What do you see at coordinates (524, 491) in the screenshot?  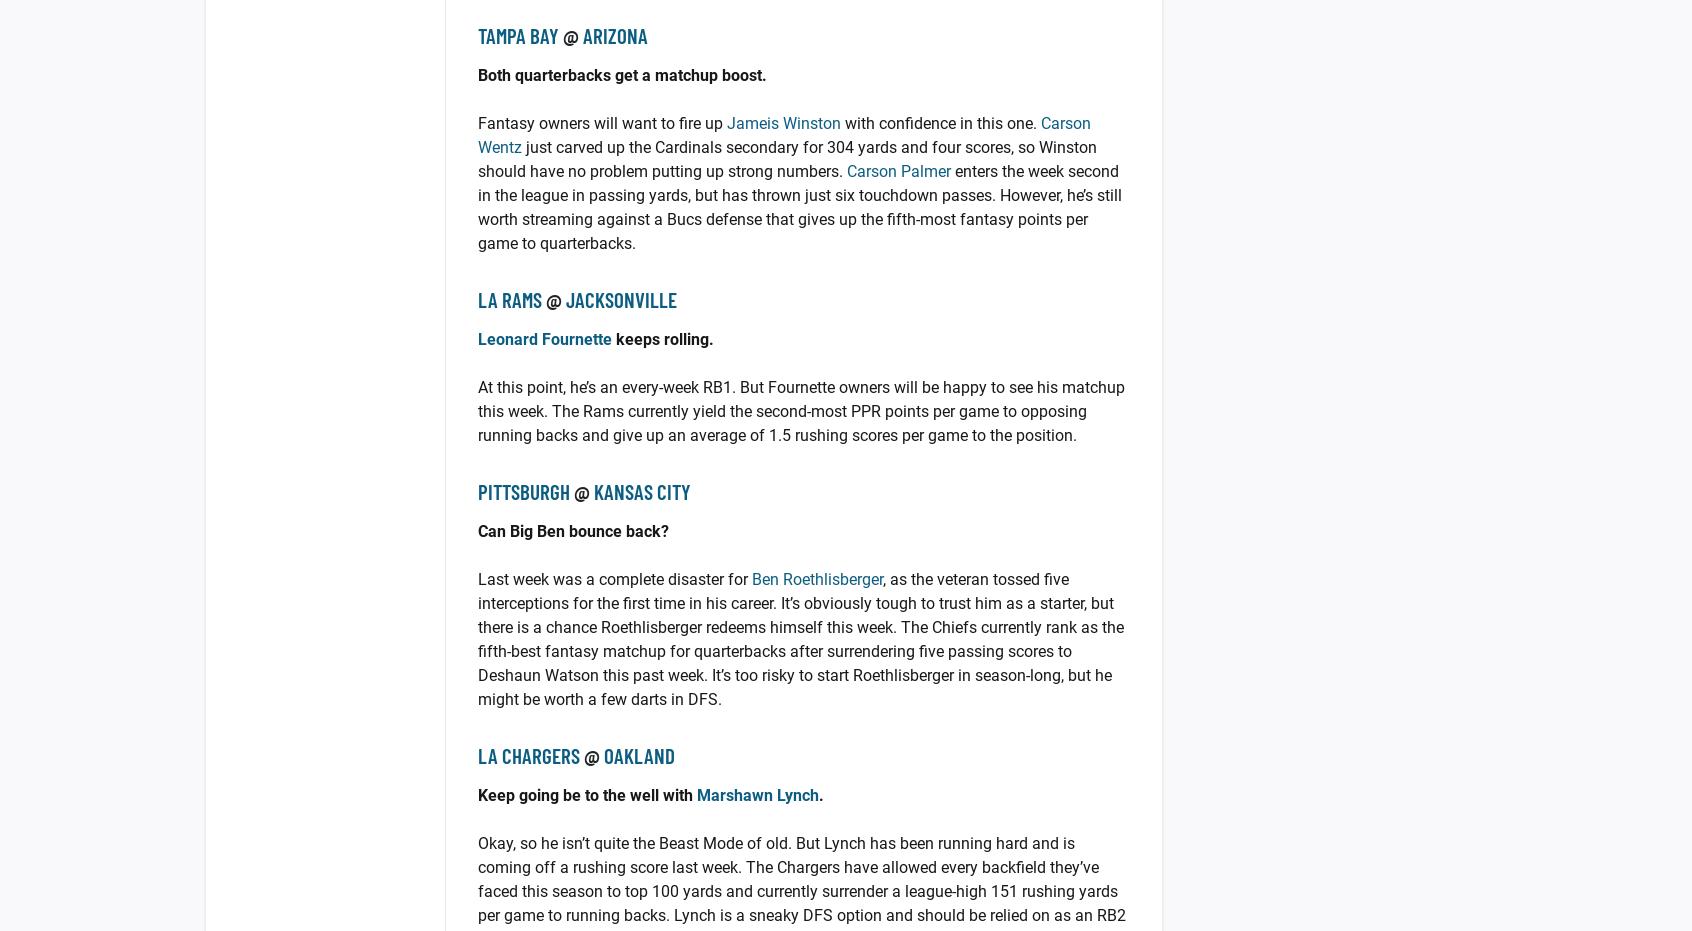 I see `'Pittsburgh'` at bounding box center [524, 491].